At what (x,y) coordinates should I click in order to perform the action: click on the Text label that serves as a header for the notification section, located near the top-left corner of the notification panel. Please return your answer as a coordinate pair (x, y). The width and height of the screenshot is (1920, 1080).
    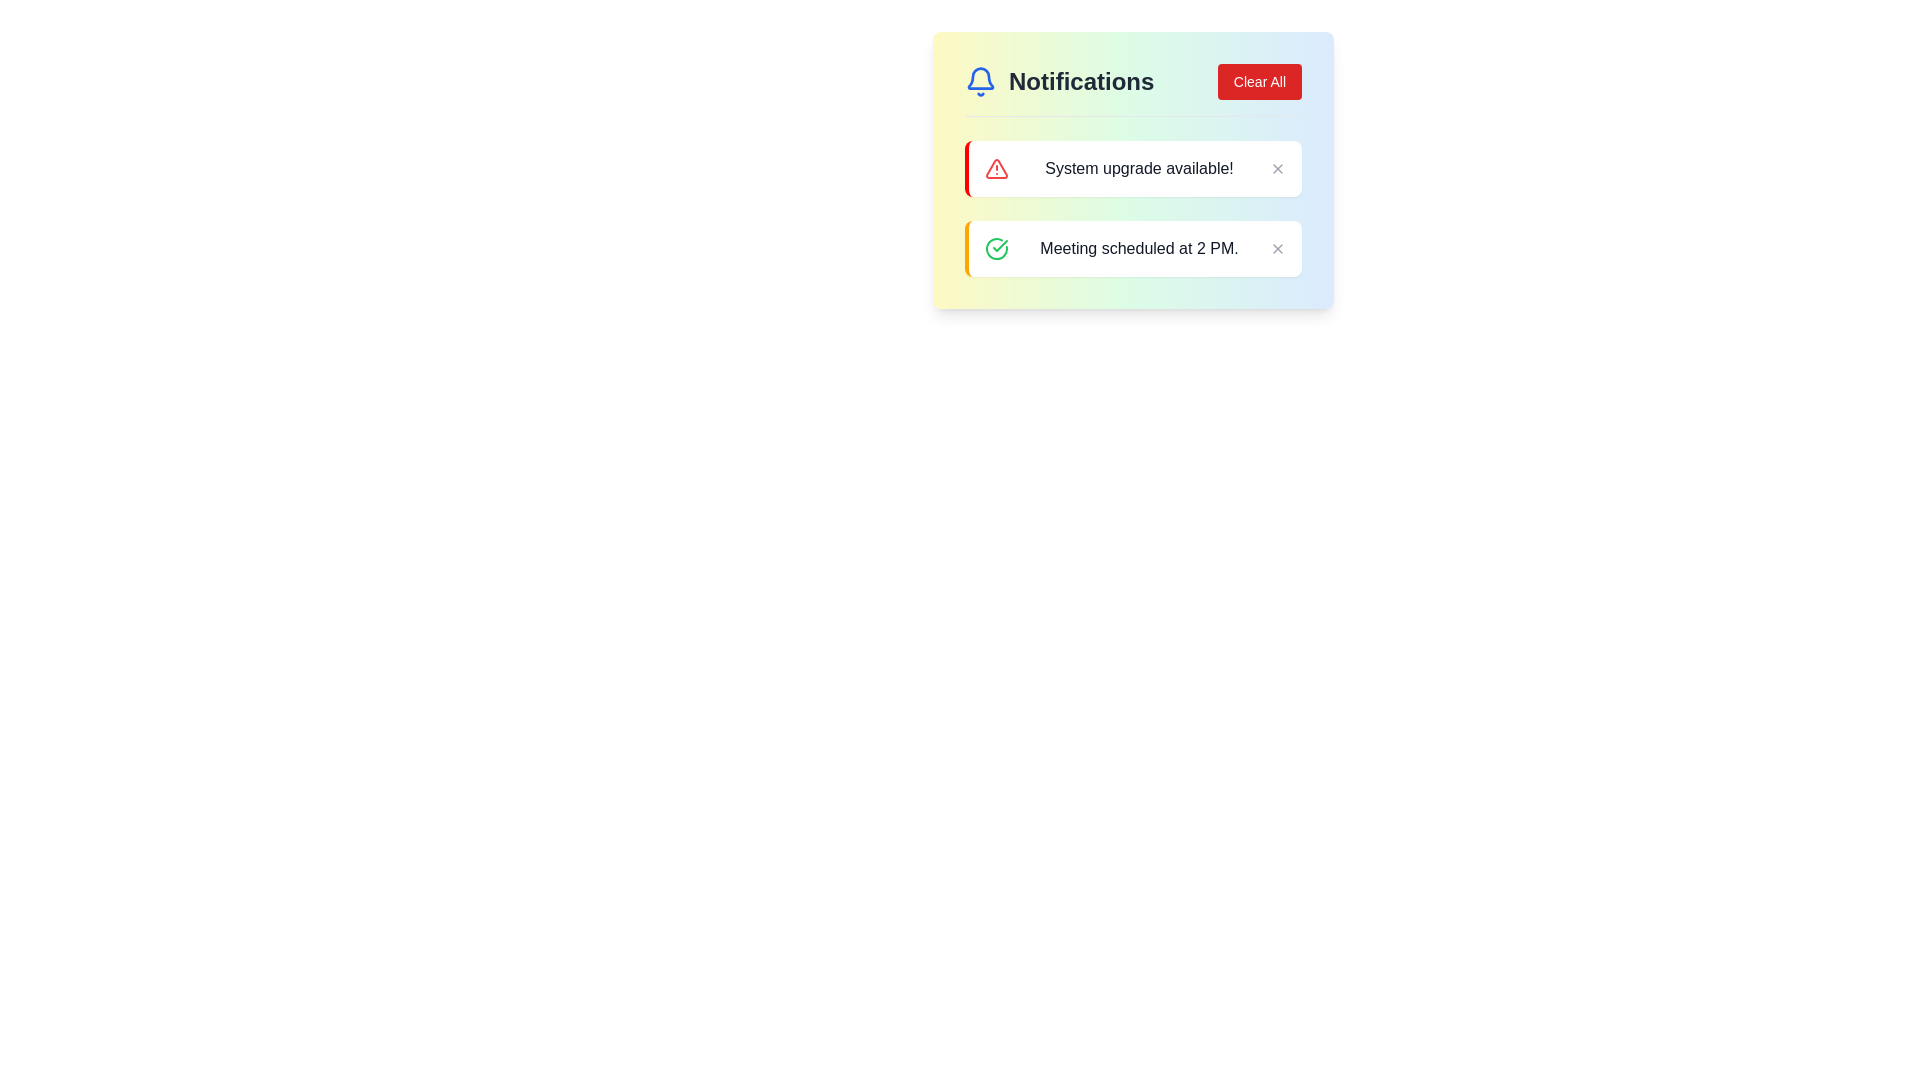
    Looking at the image, I should click on (1080, 80).